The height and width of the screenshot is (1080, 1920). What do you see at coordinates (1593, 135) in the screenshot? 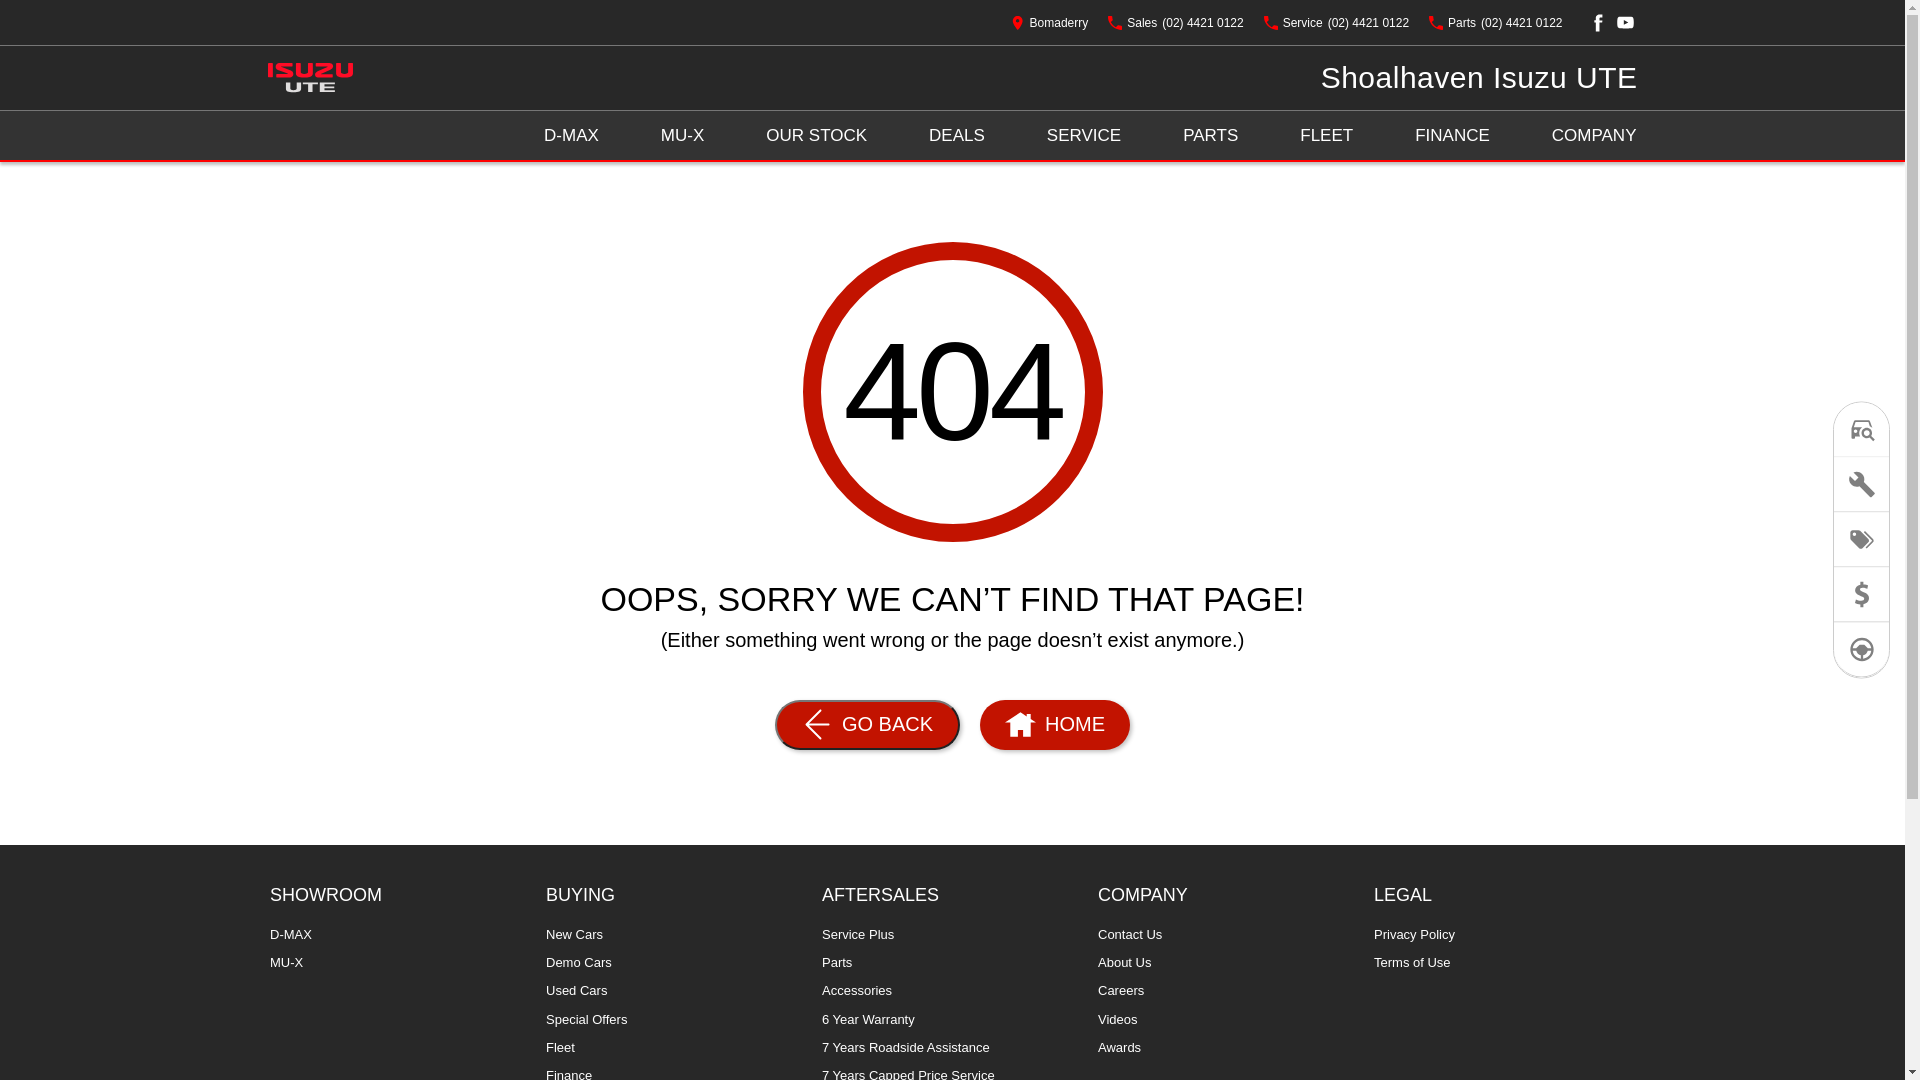
I see `'COMPANY'` at bounding box center [1593, 135].